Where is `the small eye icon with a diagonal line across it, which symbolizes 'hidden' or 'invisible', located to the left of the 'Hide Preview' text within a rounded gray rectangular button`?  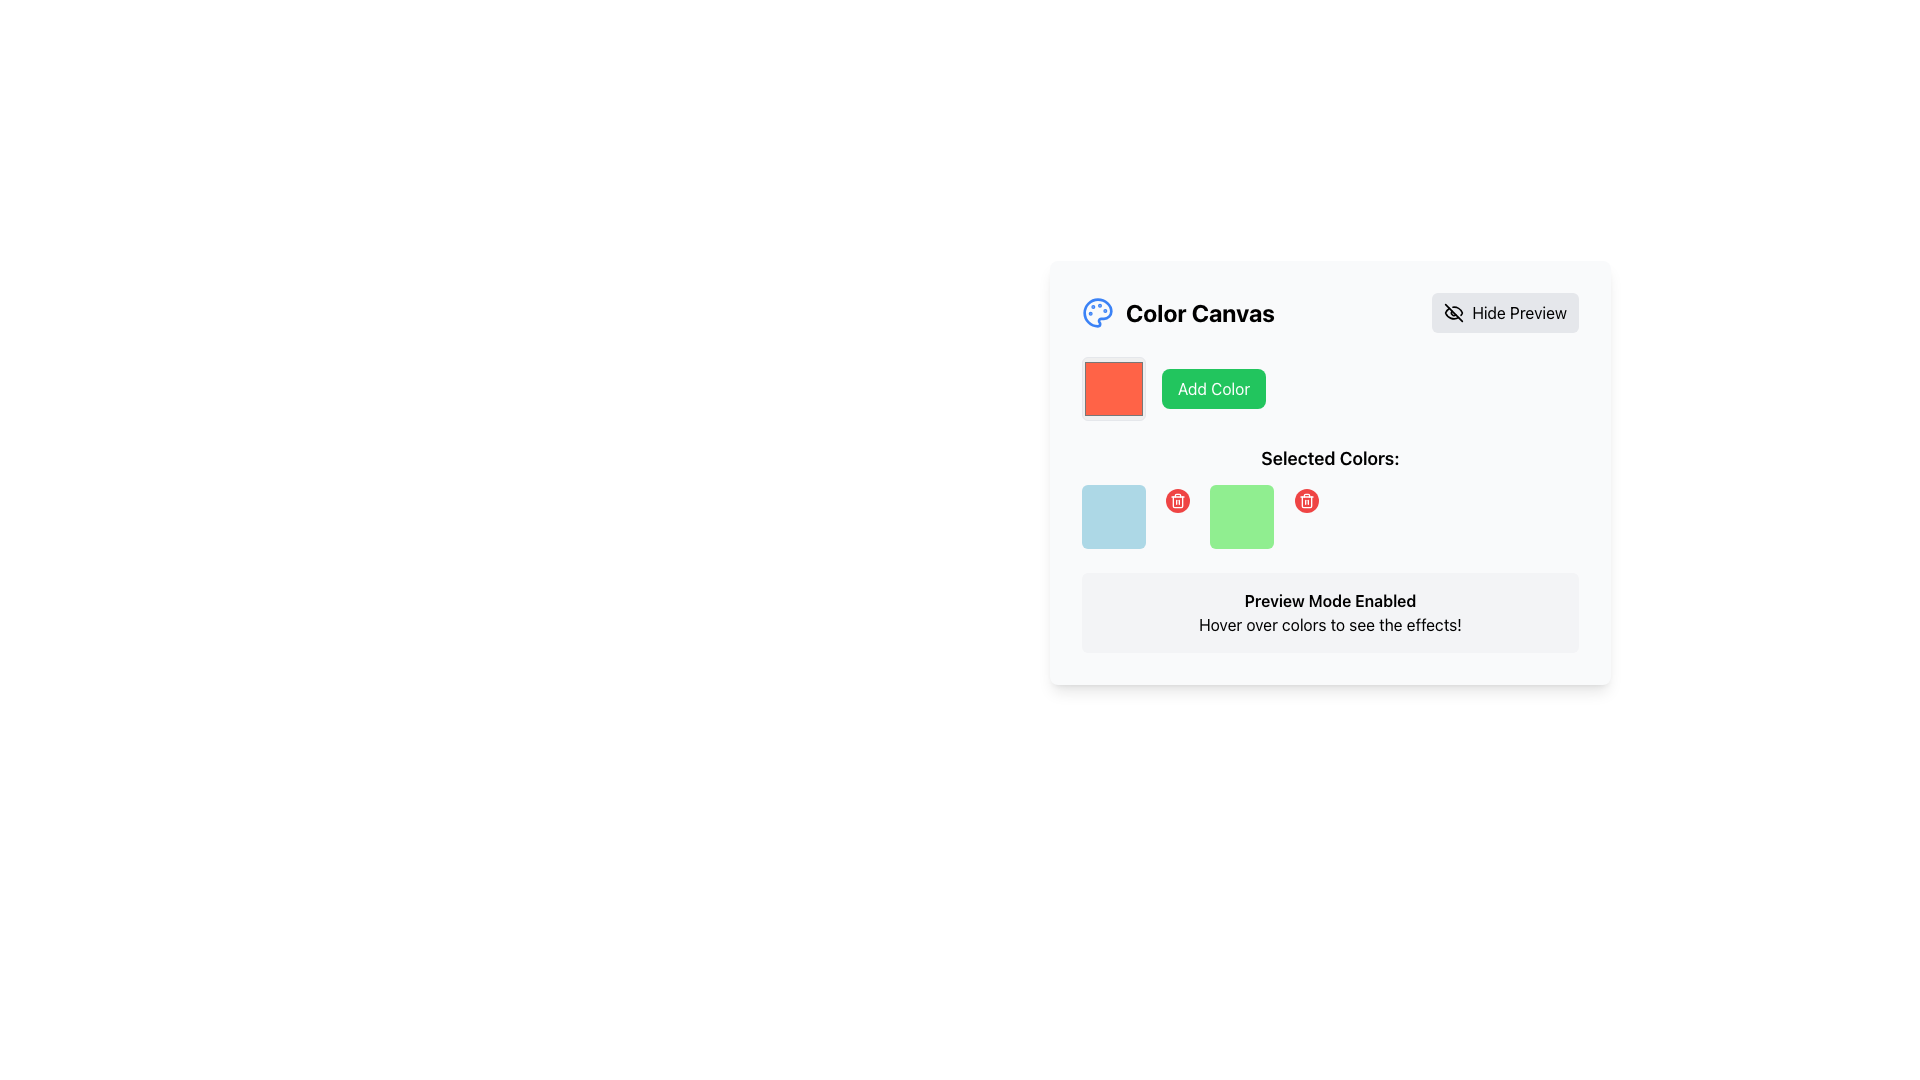 the small eye icon with a diagonal line across it, which symbolizes 'hidden' or 'invisible', located to the left of the 'Hide Preview' text within a rounded gray rectangular button is located at coordinates (1454, 312).